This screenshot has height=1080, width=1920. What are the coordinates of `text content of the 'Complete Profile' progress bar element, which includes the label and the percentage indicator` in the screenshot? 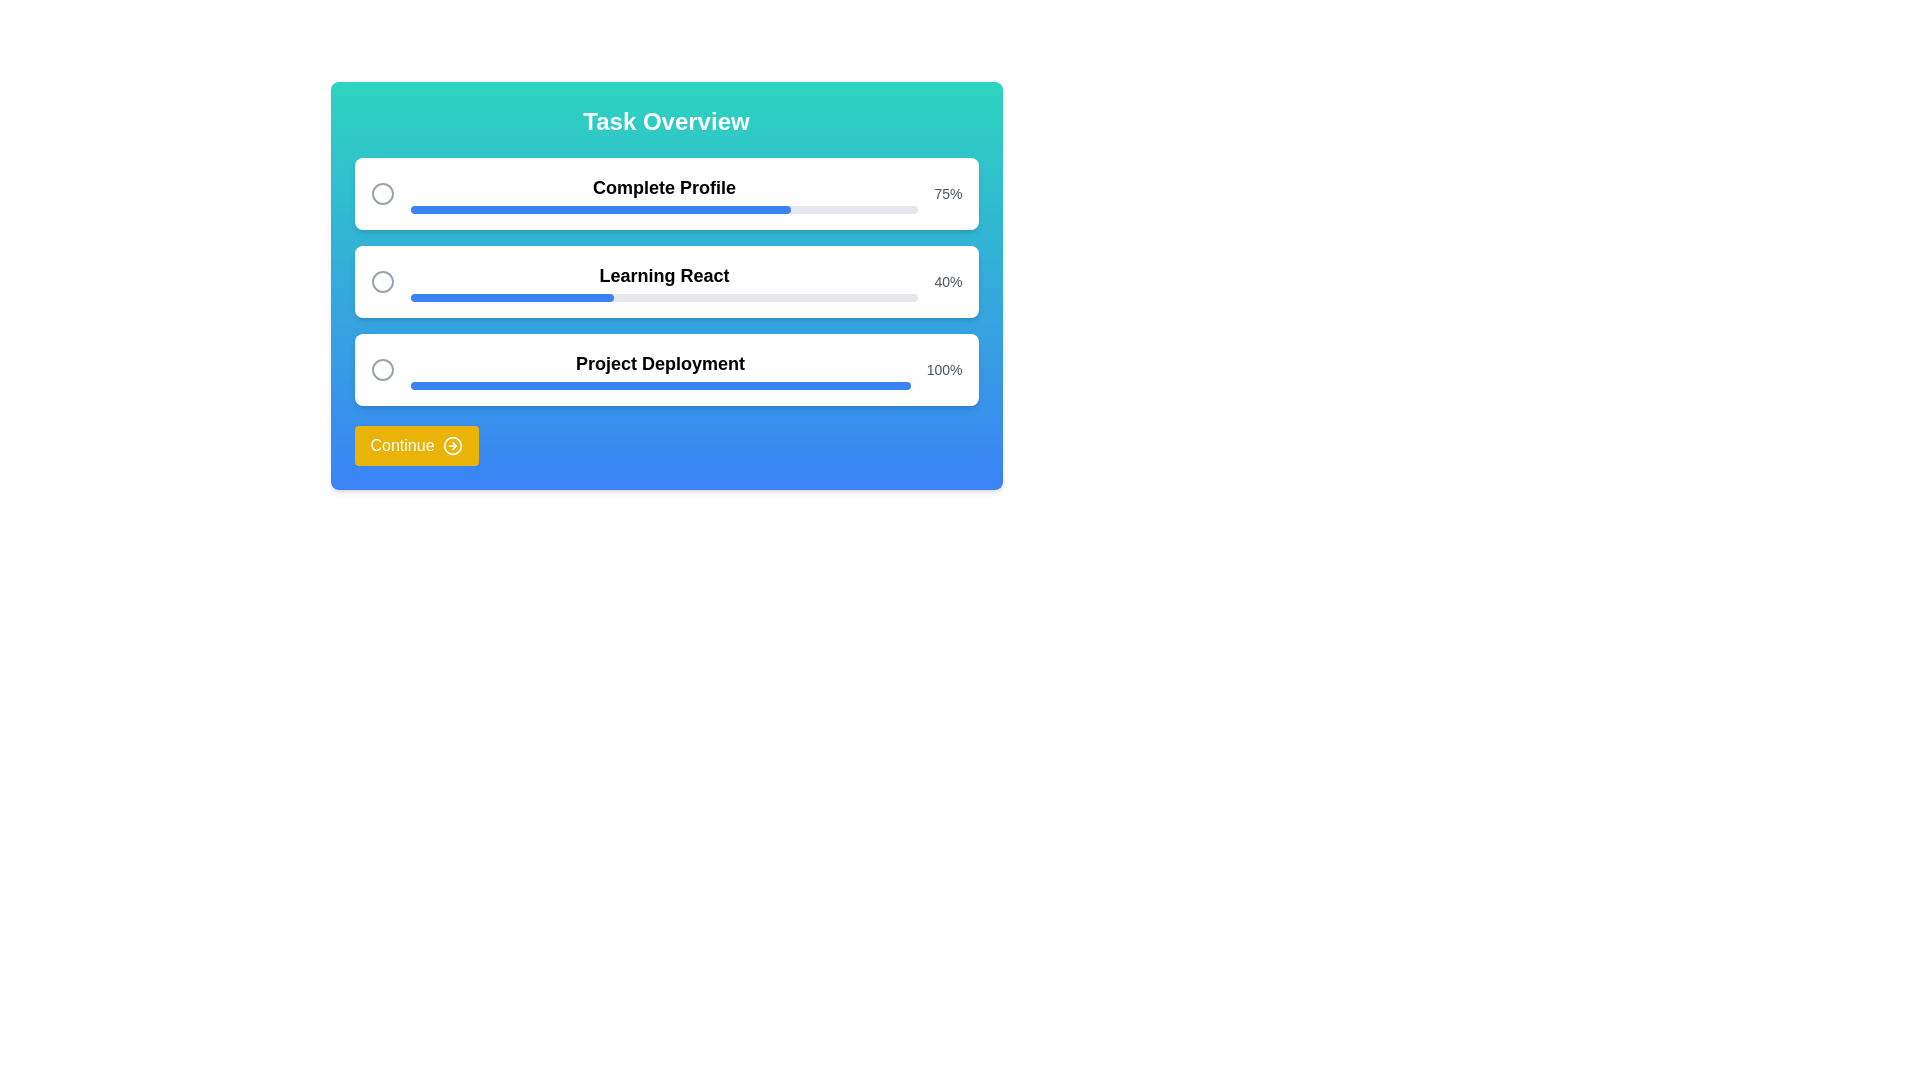 It's located at (664, 193).